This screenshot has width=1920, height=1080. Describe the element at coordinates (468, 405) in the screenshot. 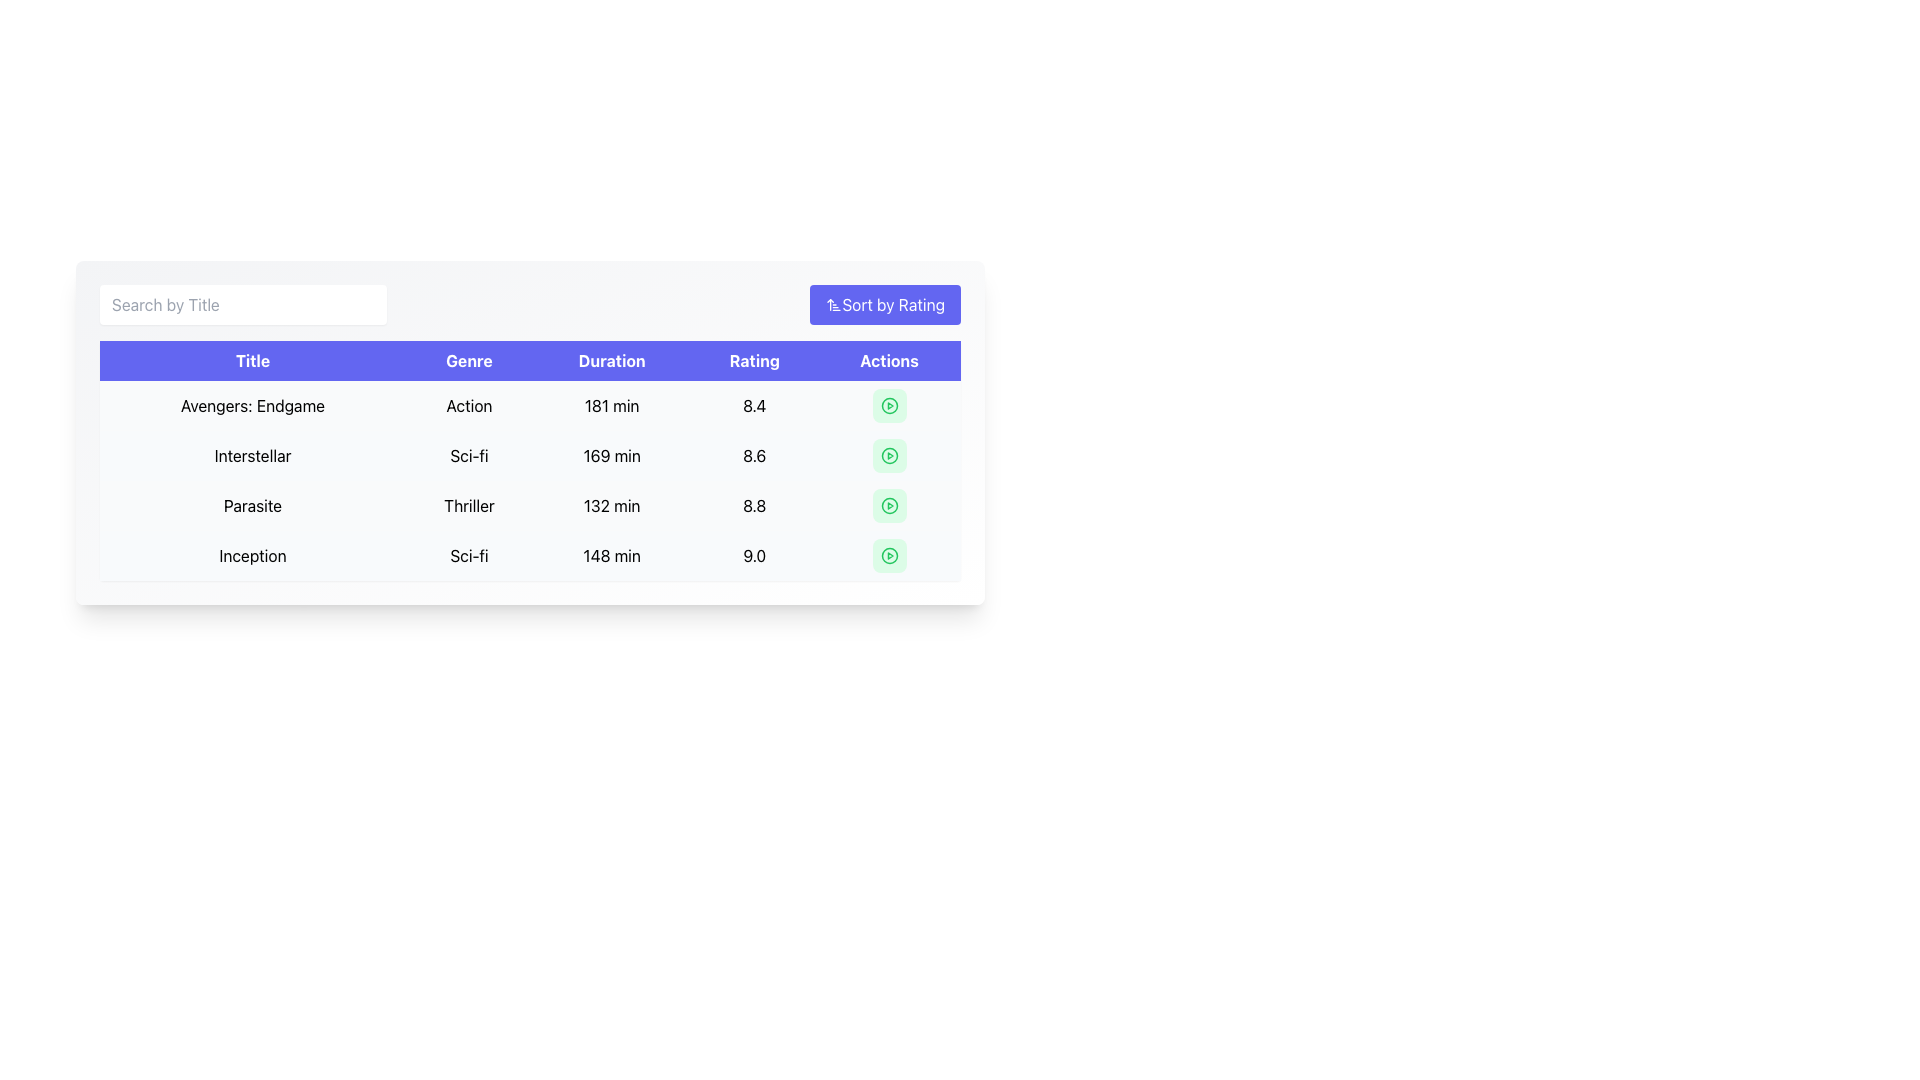

I see `the static text label that denotes the genre of the movie 'Avengers: Endgame' in the second cell of the row` at that location.